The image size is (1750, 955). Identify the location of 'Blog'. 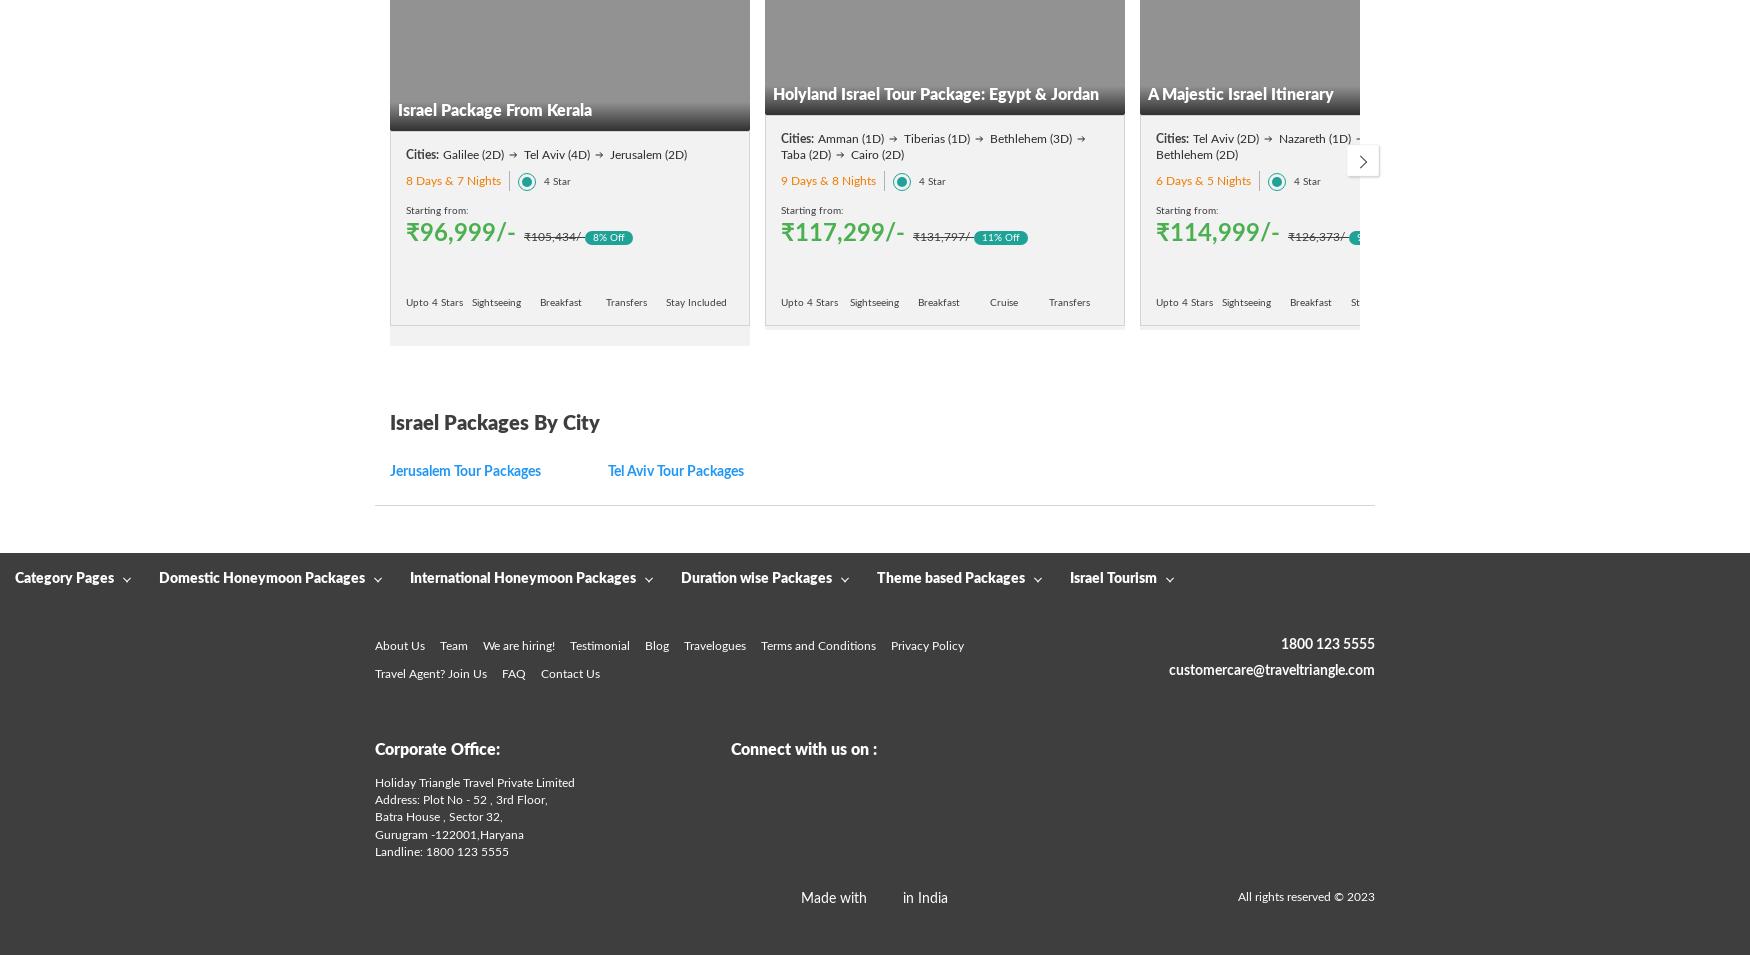
(655, 644).